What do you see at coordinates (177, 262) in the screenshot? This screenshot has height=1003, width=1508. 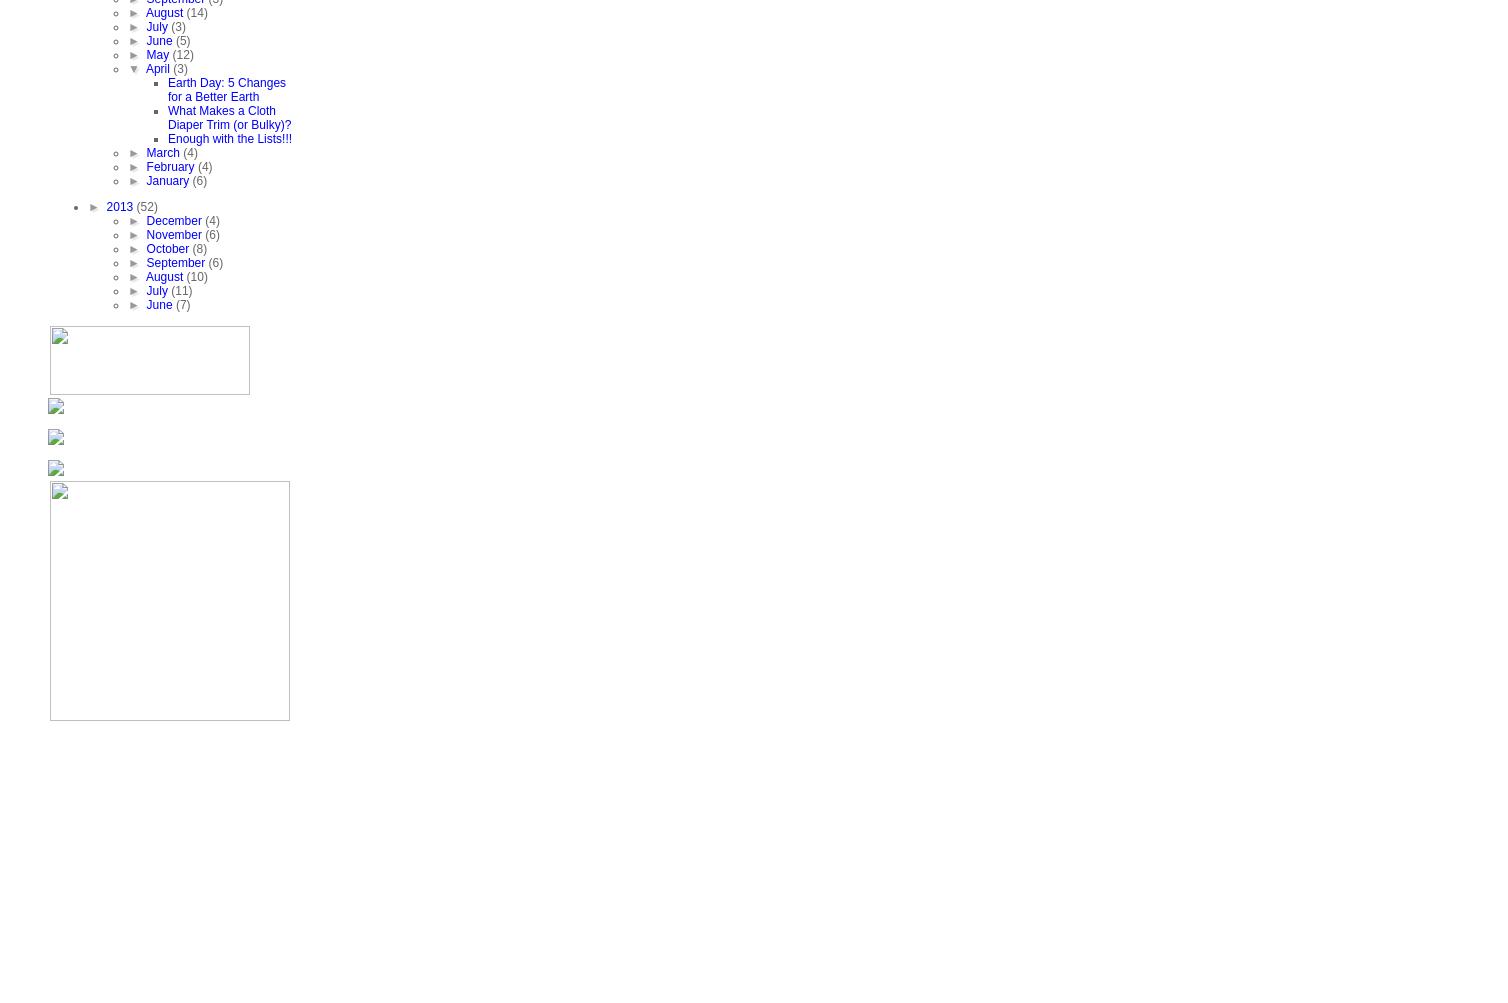 I see `'September'` at bounding box center [177, 262].